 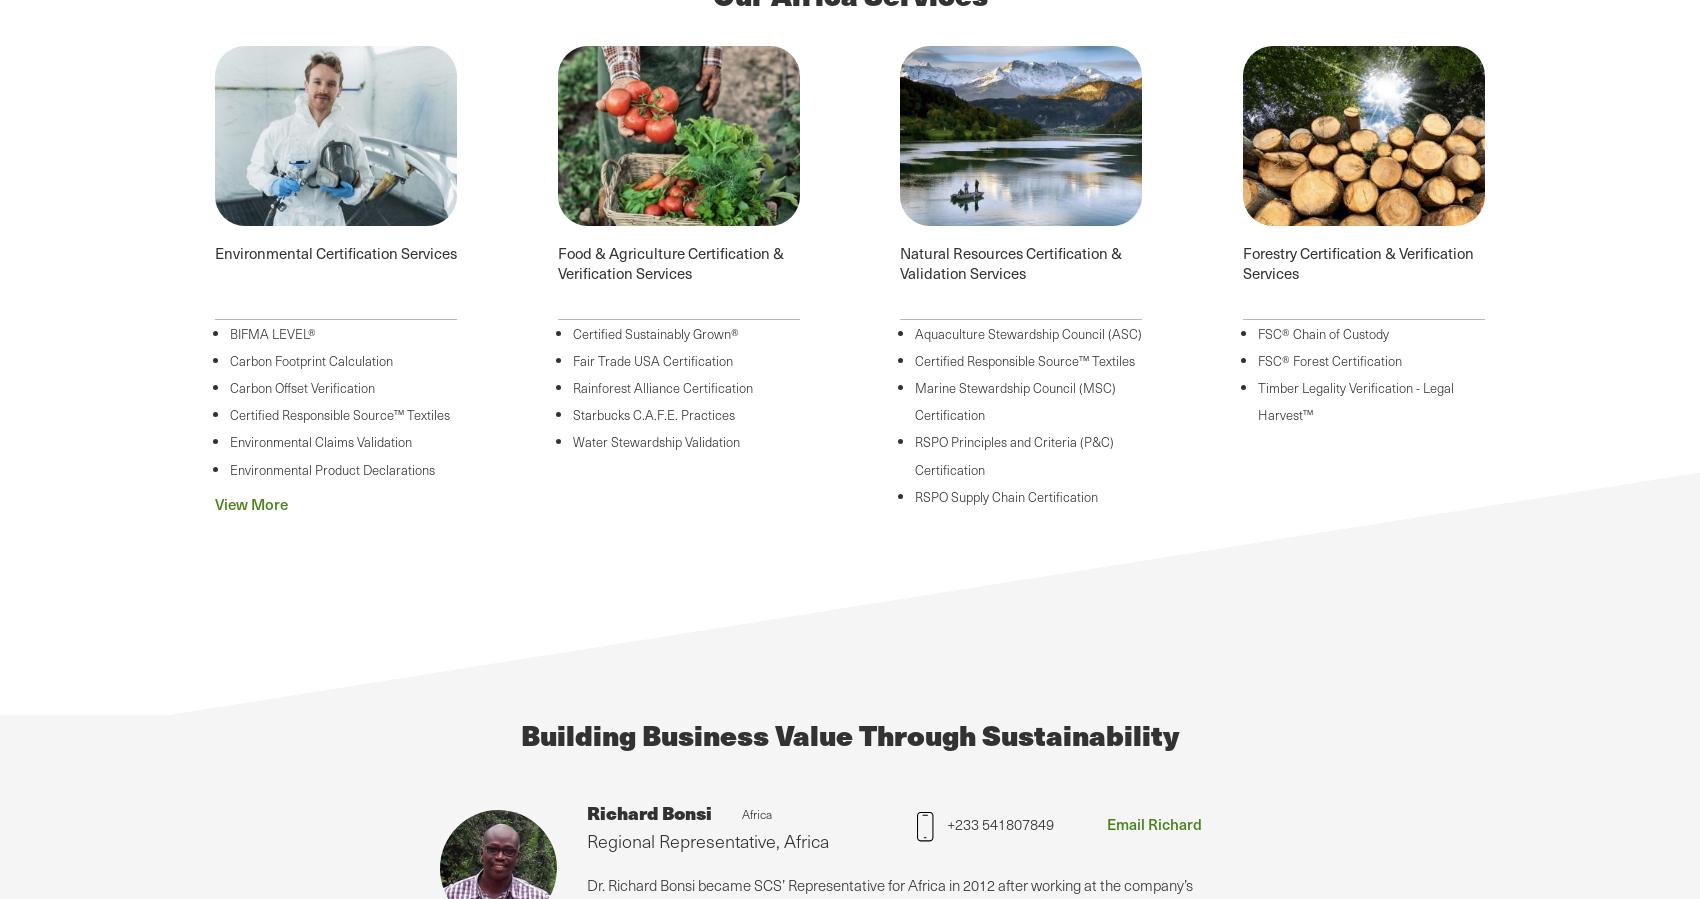 What do you see at coordinates (1014, 400) in the screenshot?
I see `'Marine Stewardship Council (MSC) Certification'` at bounding box center [1014, 400].